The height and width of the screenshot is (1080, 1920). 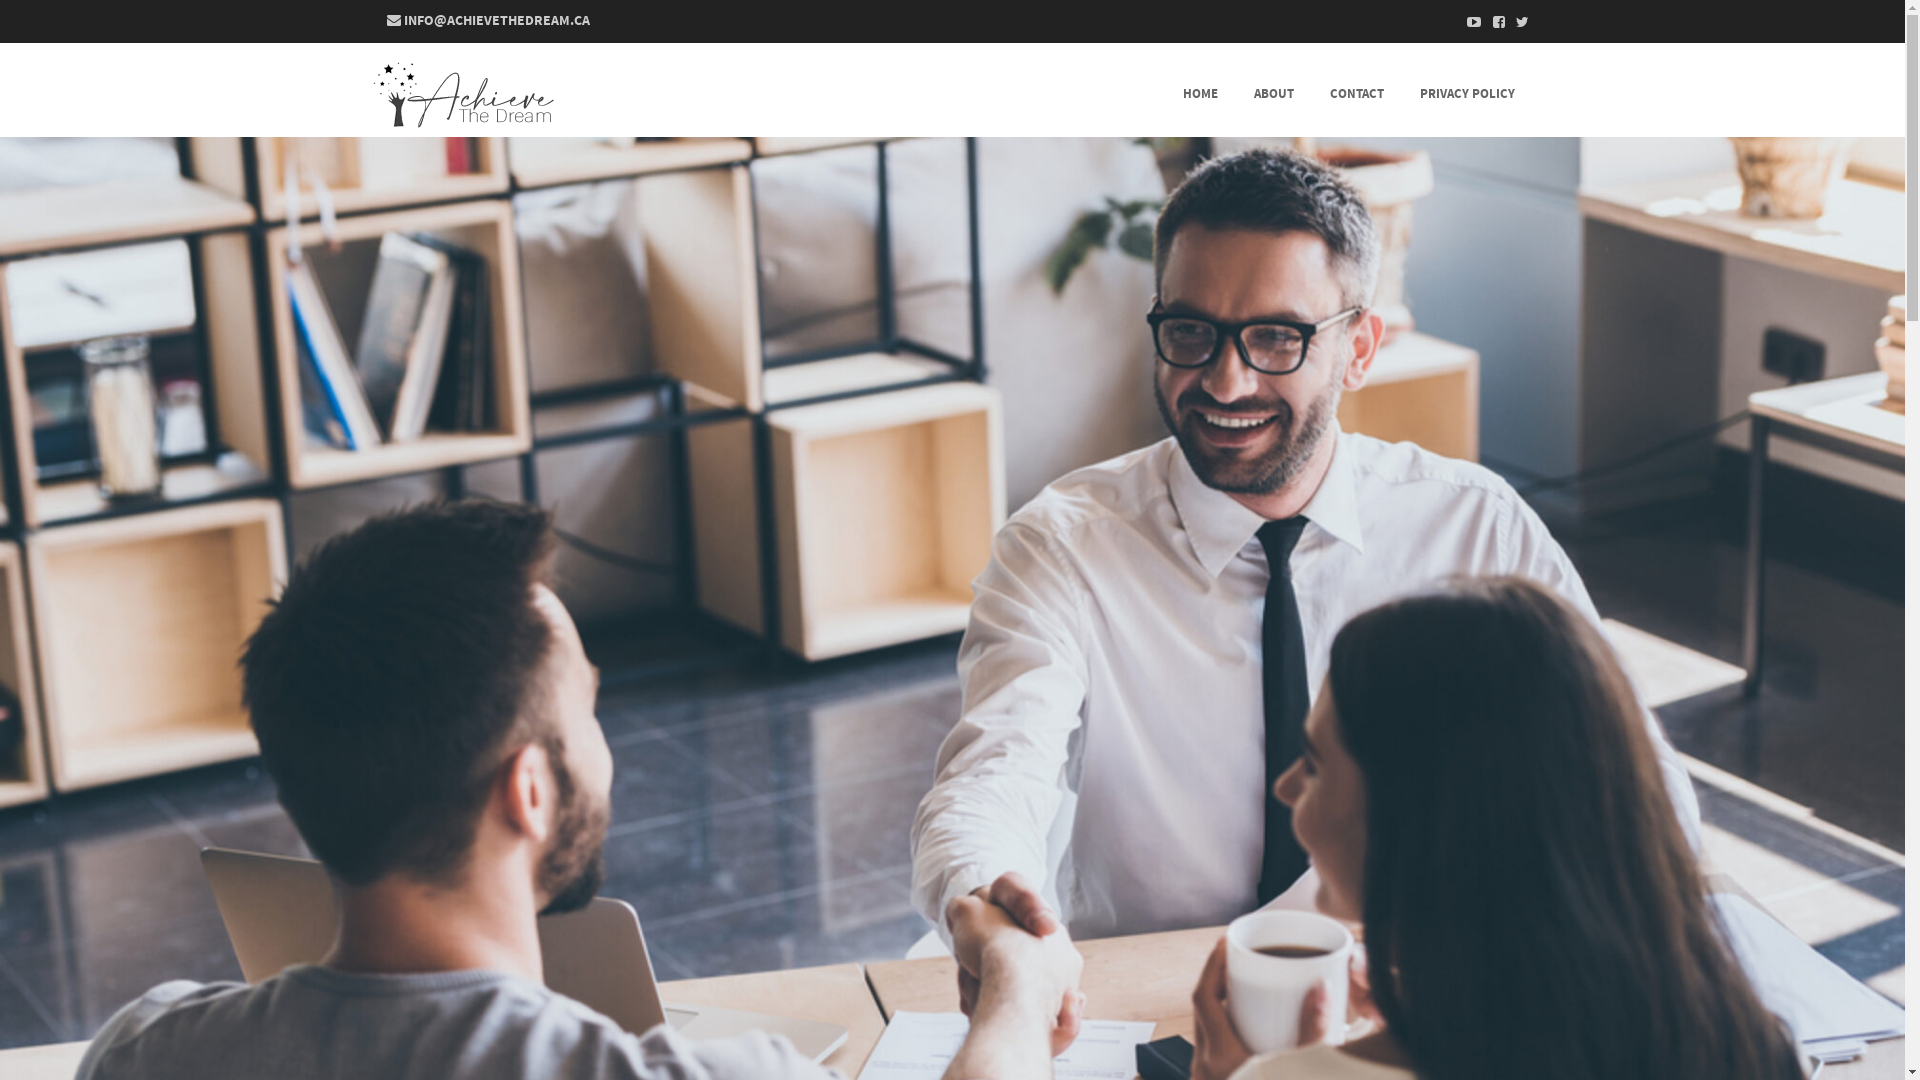 I want to click on 'CONTACT', so click(x=1357, y=88).